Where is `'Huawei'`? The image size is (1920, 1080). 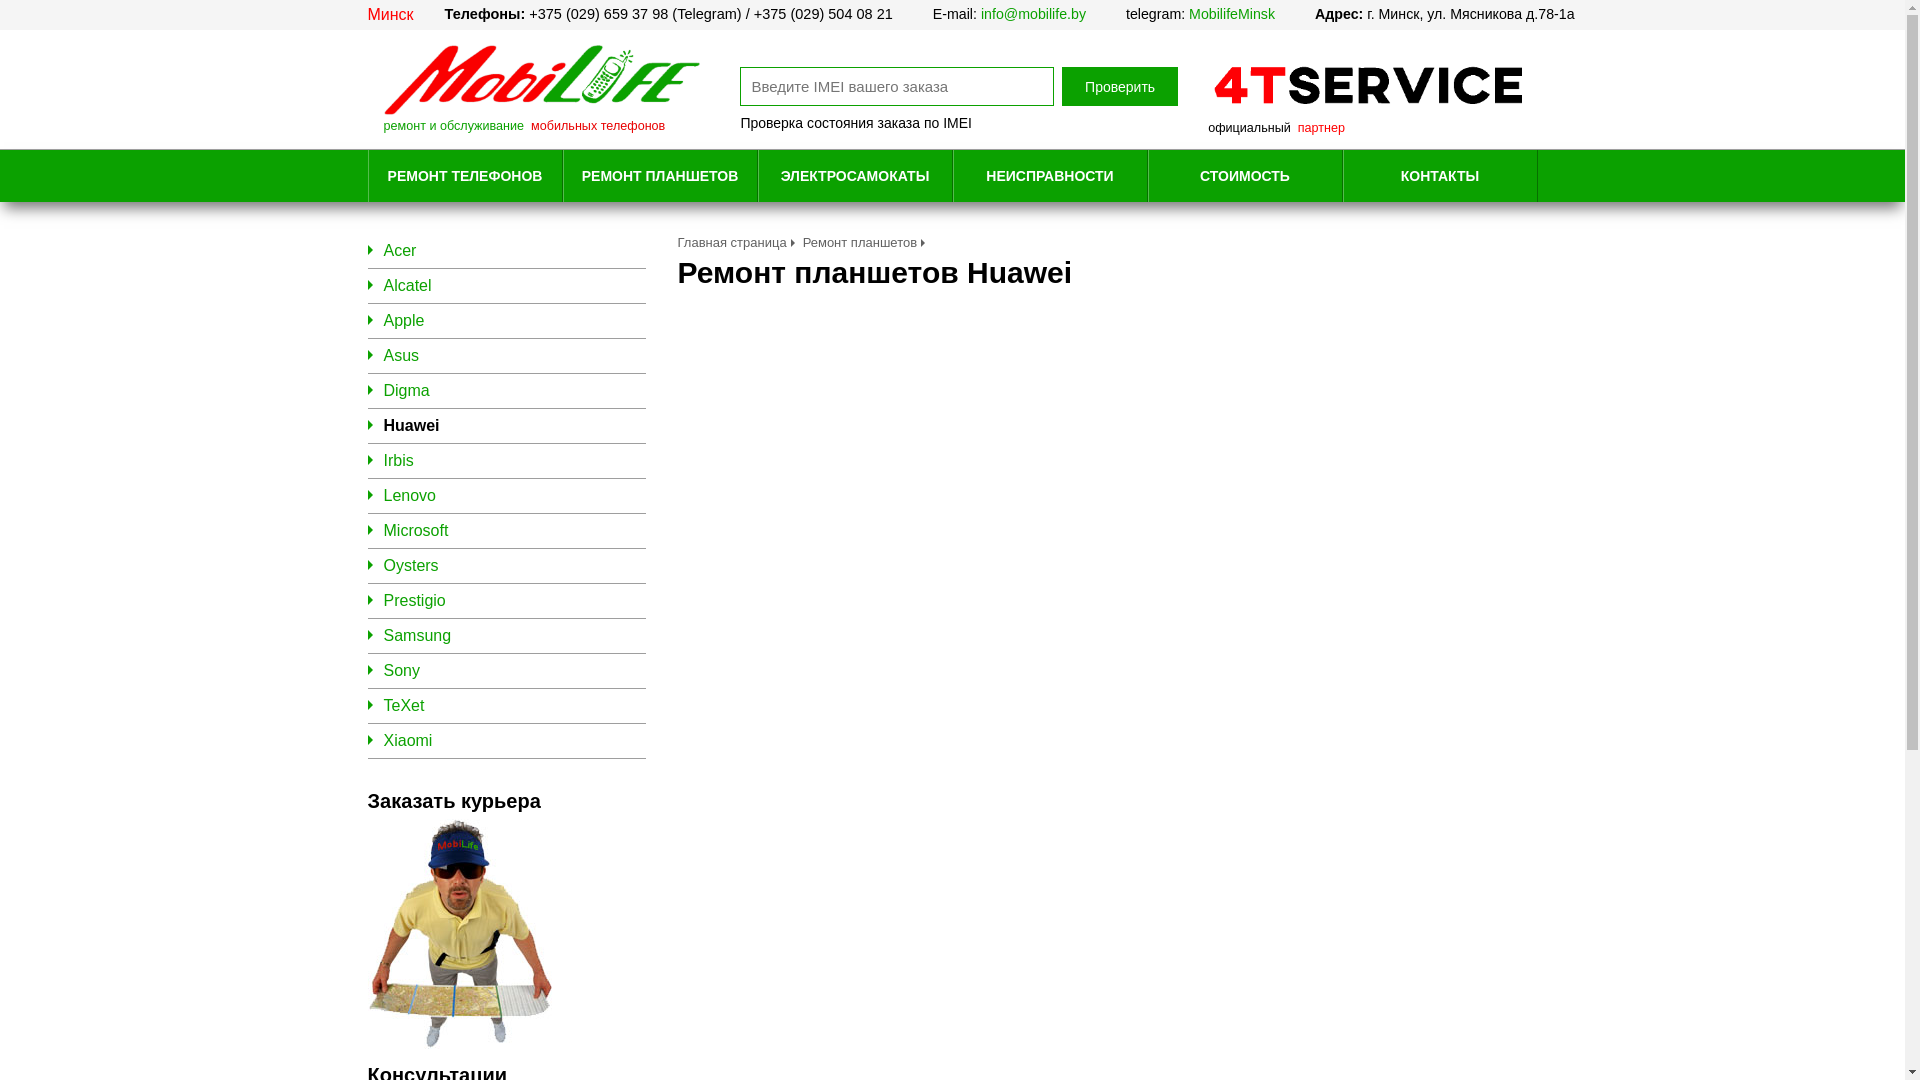
'Huawei' is located at coordinates (384, 424).